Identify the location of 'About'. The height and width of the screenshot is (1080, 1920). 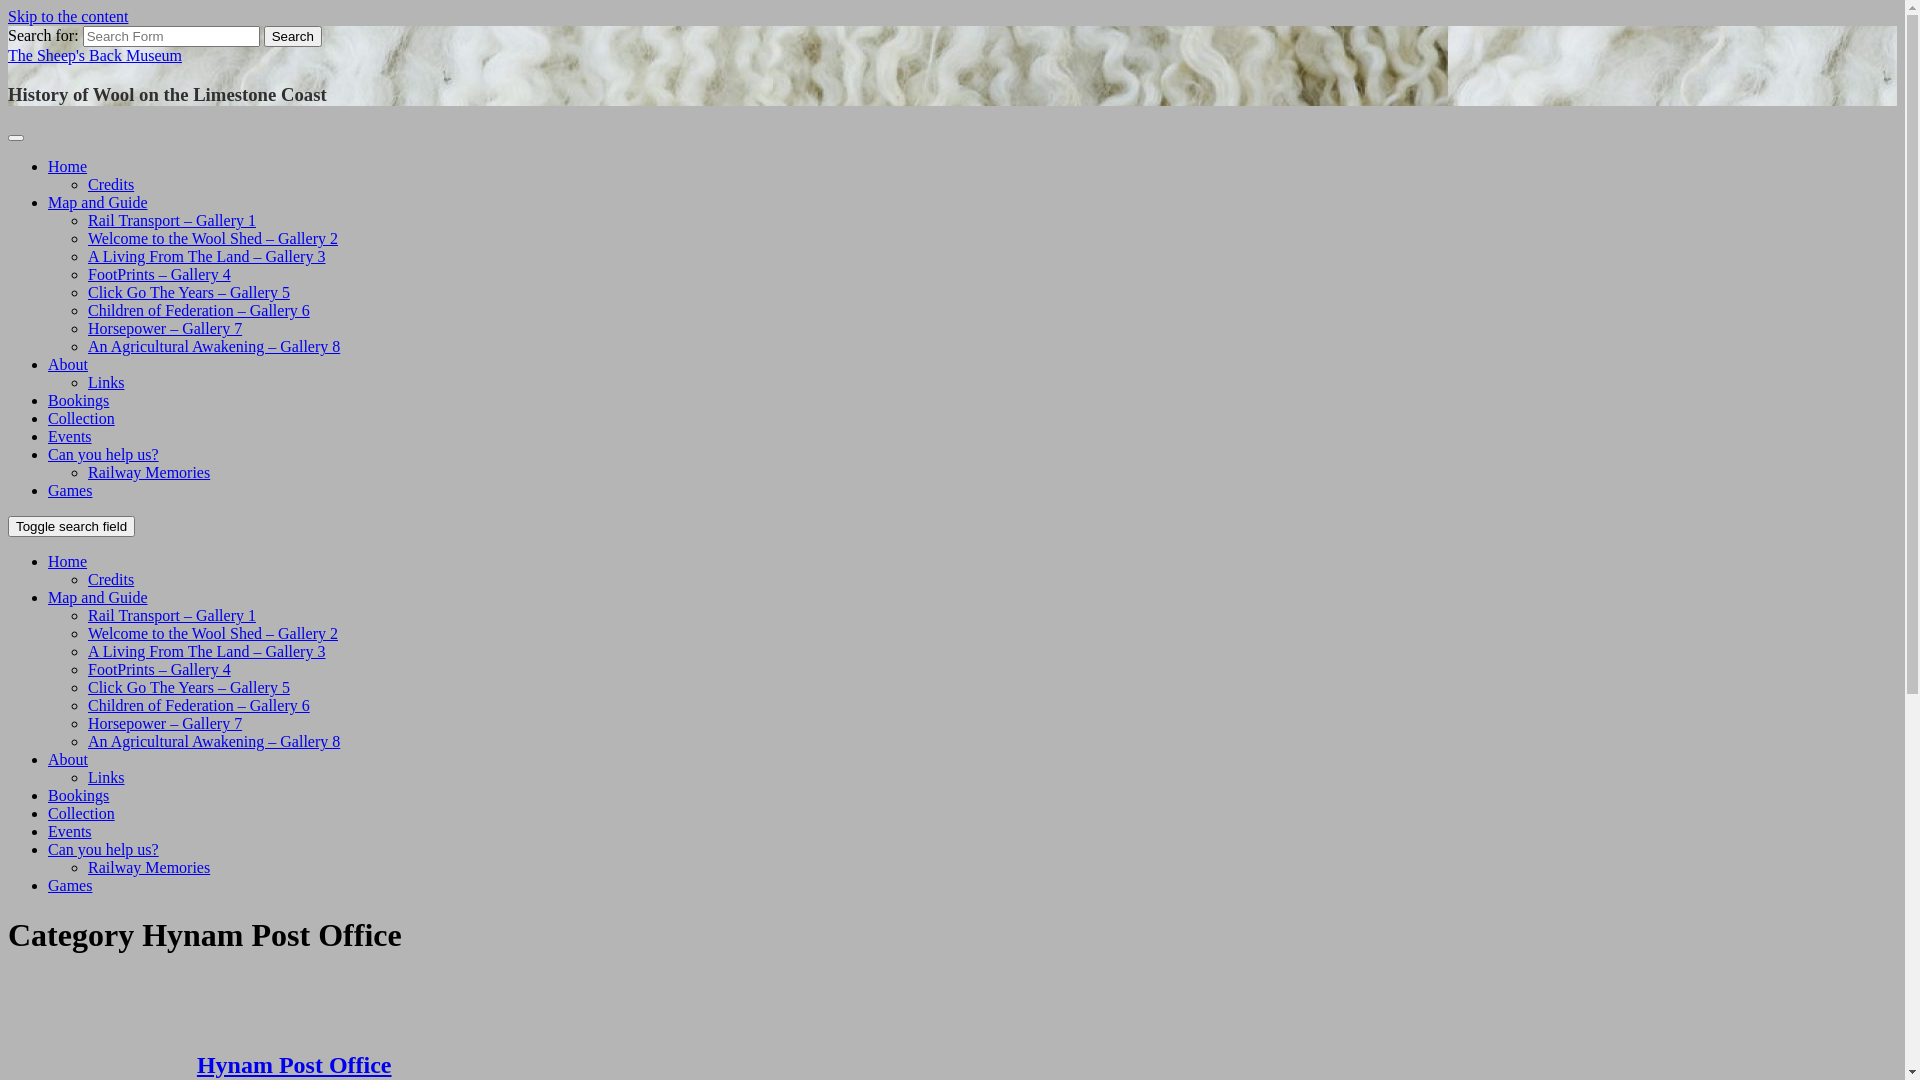
(67, 759).